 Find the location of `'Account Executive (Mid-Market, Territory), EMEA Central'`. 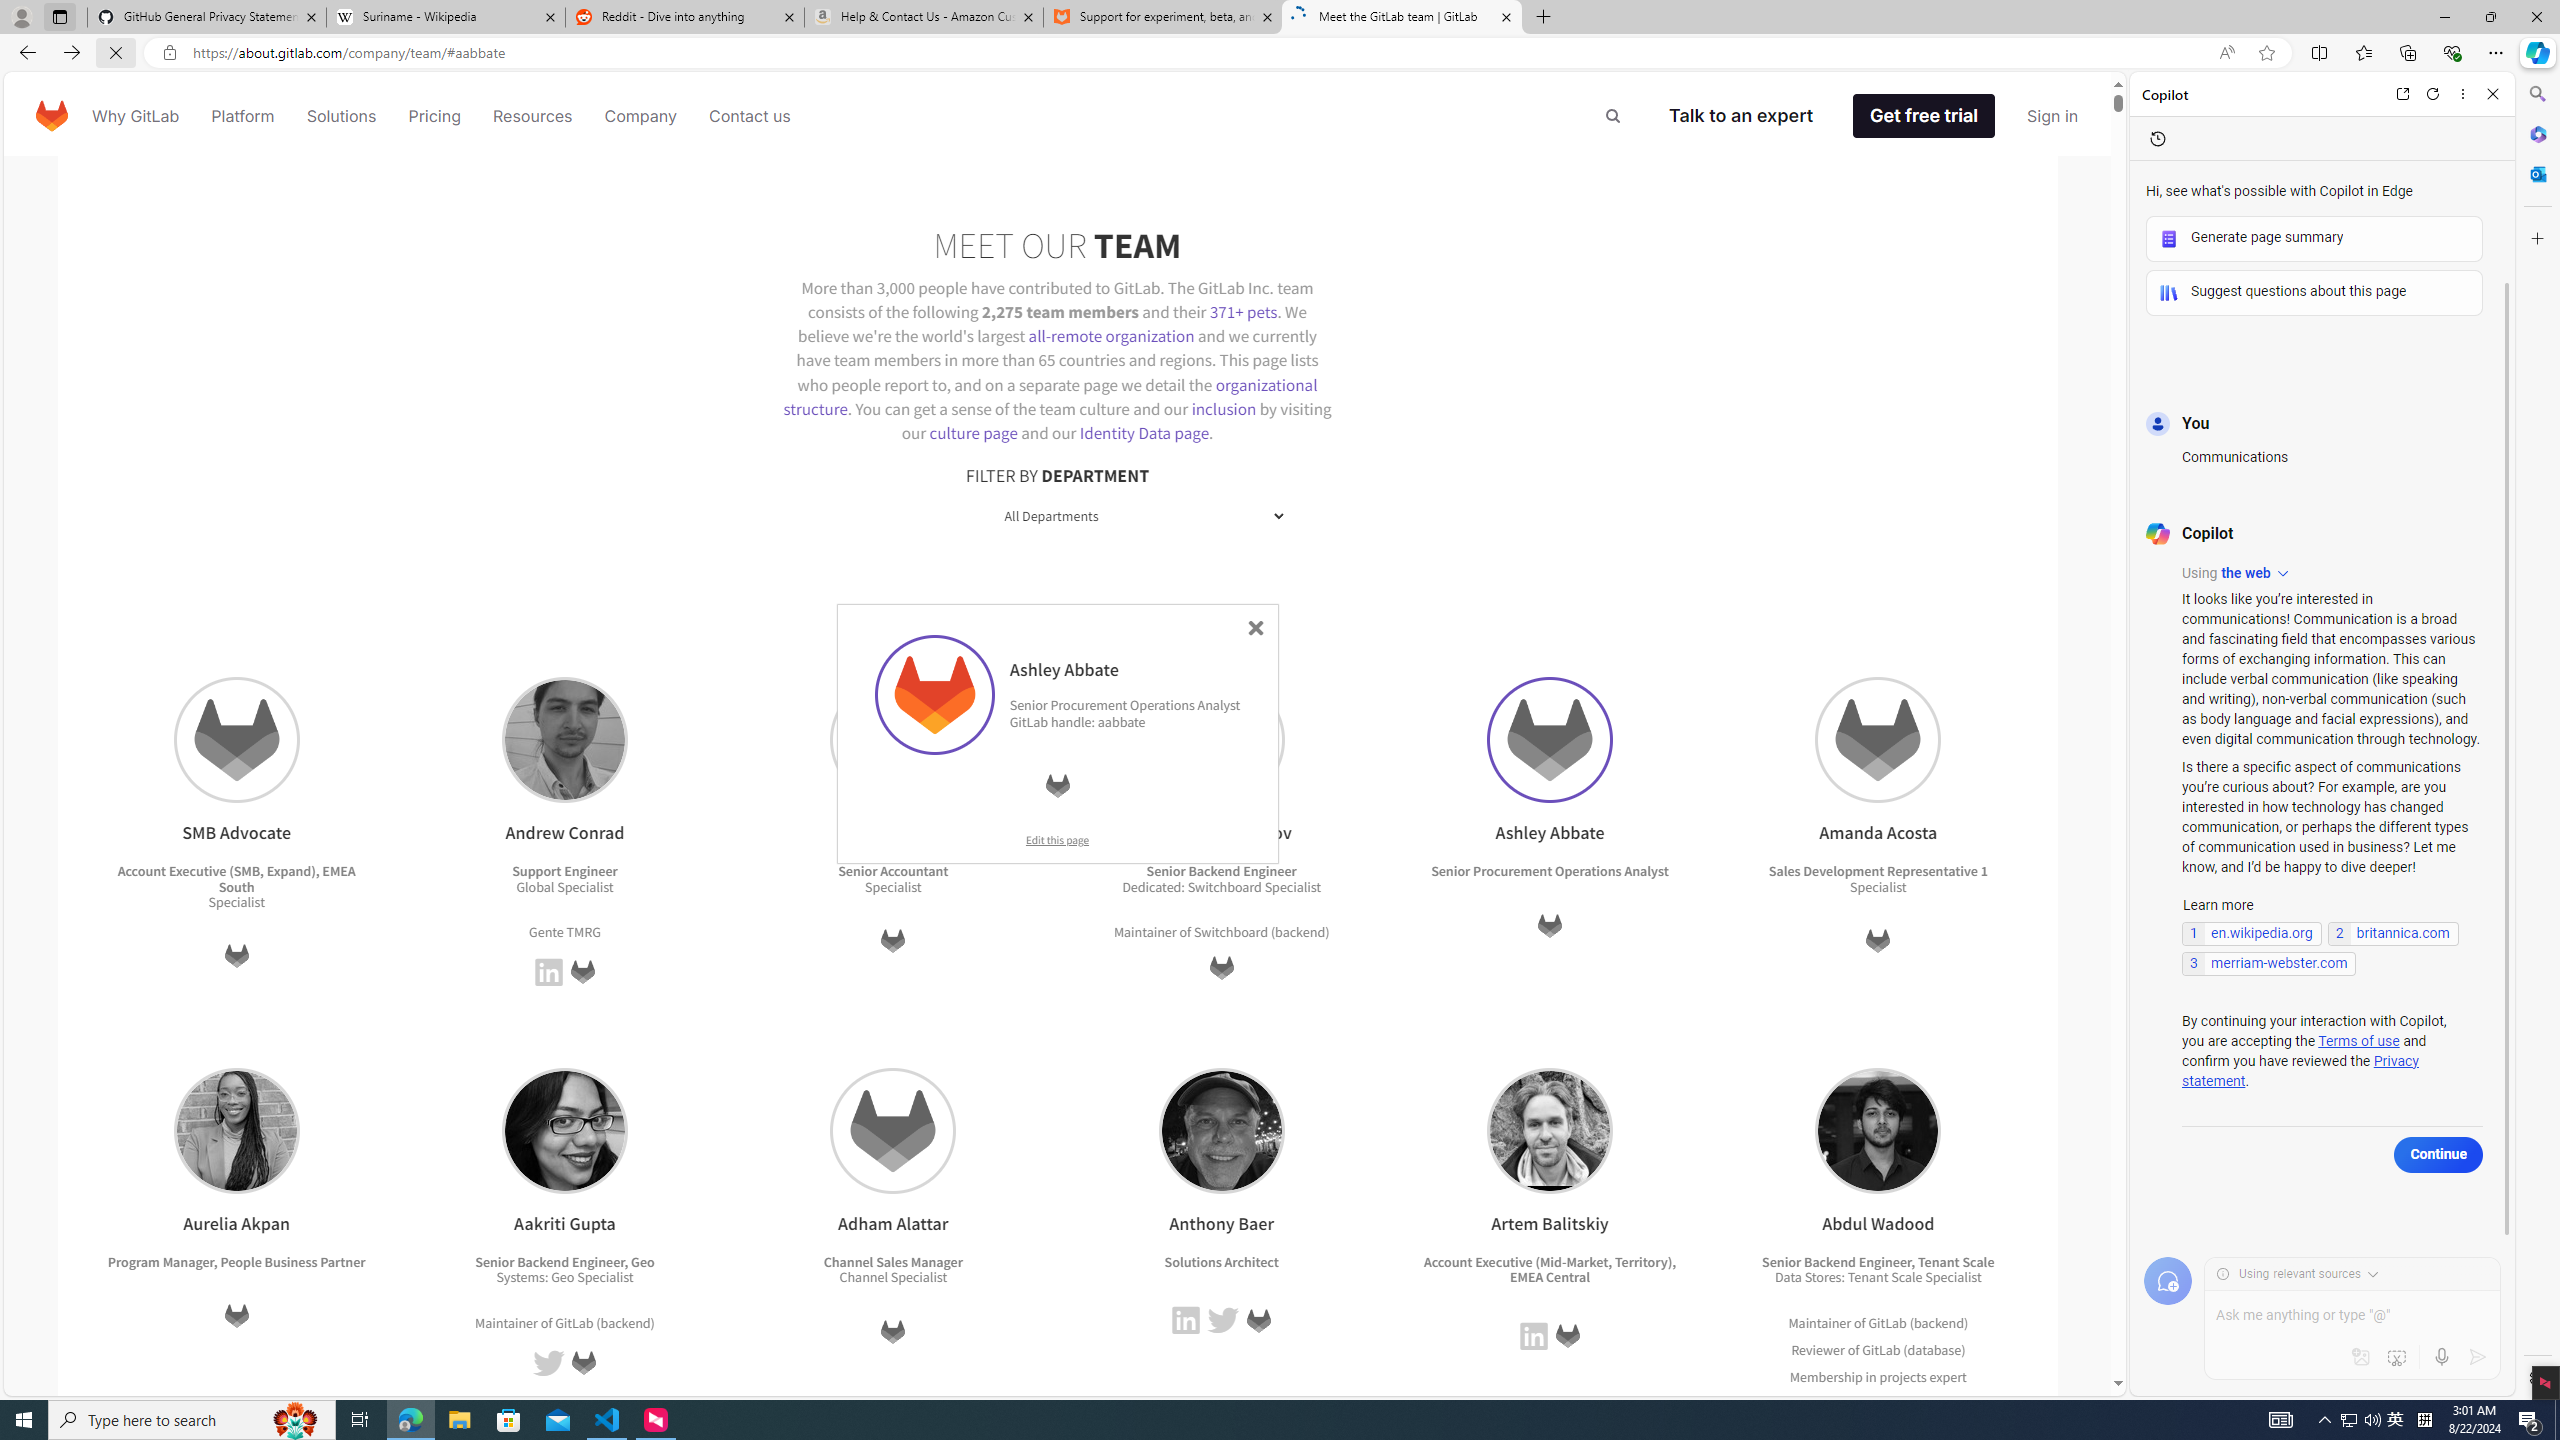

'Account Executive (Mid-Market, Territory), EMEA Central' is located at coordinates (1549, 1268).